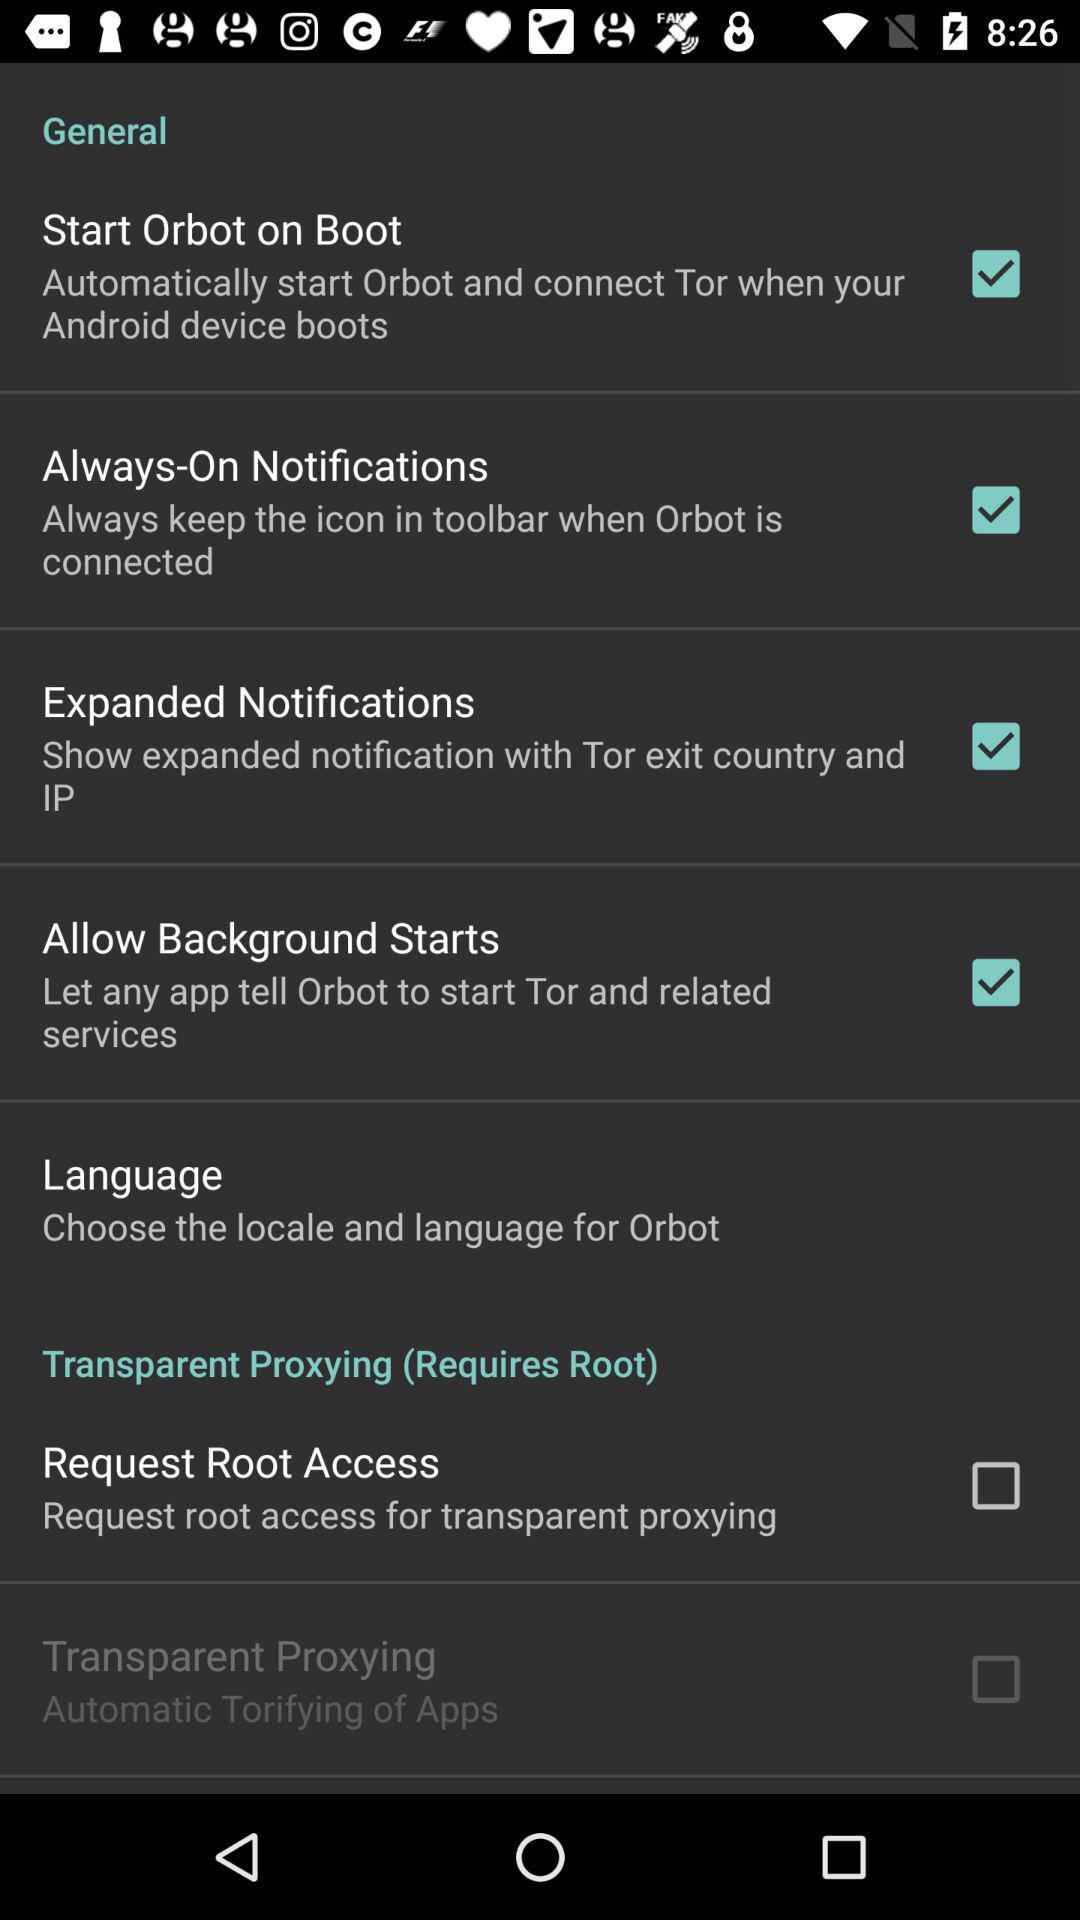 This screenshot has height=1920, width=1080. I want to click on the expanded notifications app, so click(257, 700).